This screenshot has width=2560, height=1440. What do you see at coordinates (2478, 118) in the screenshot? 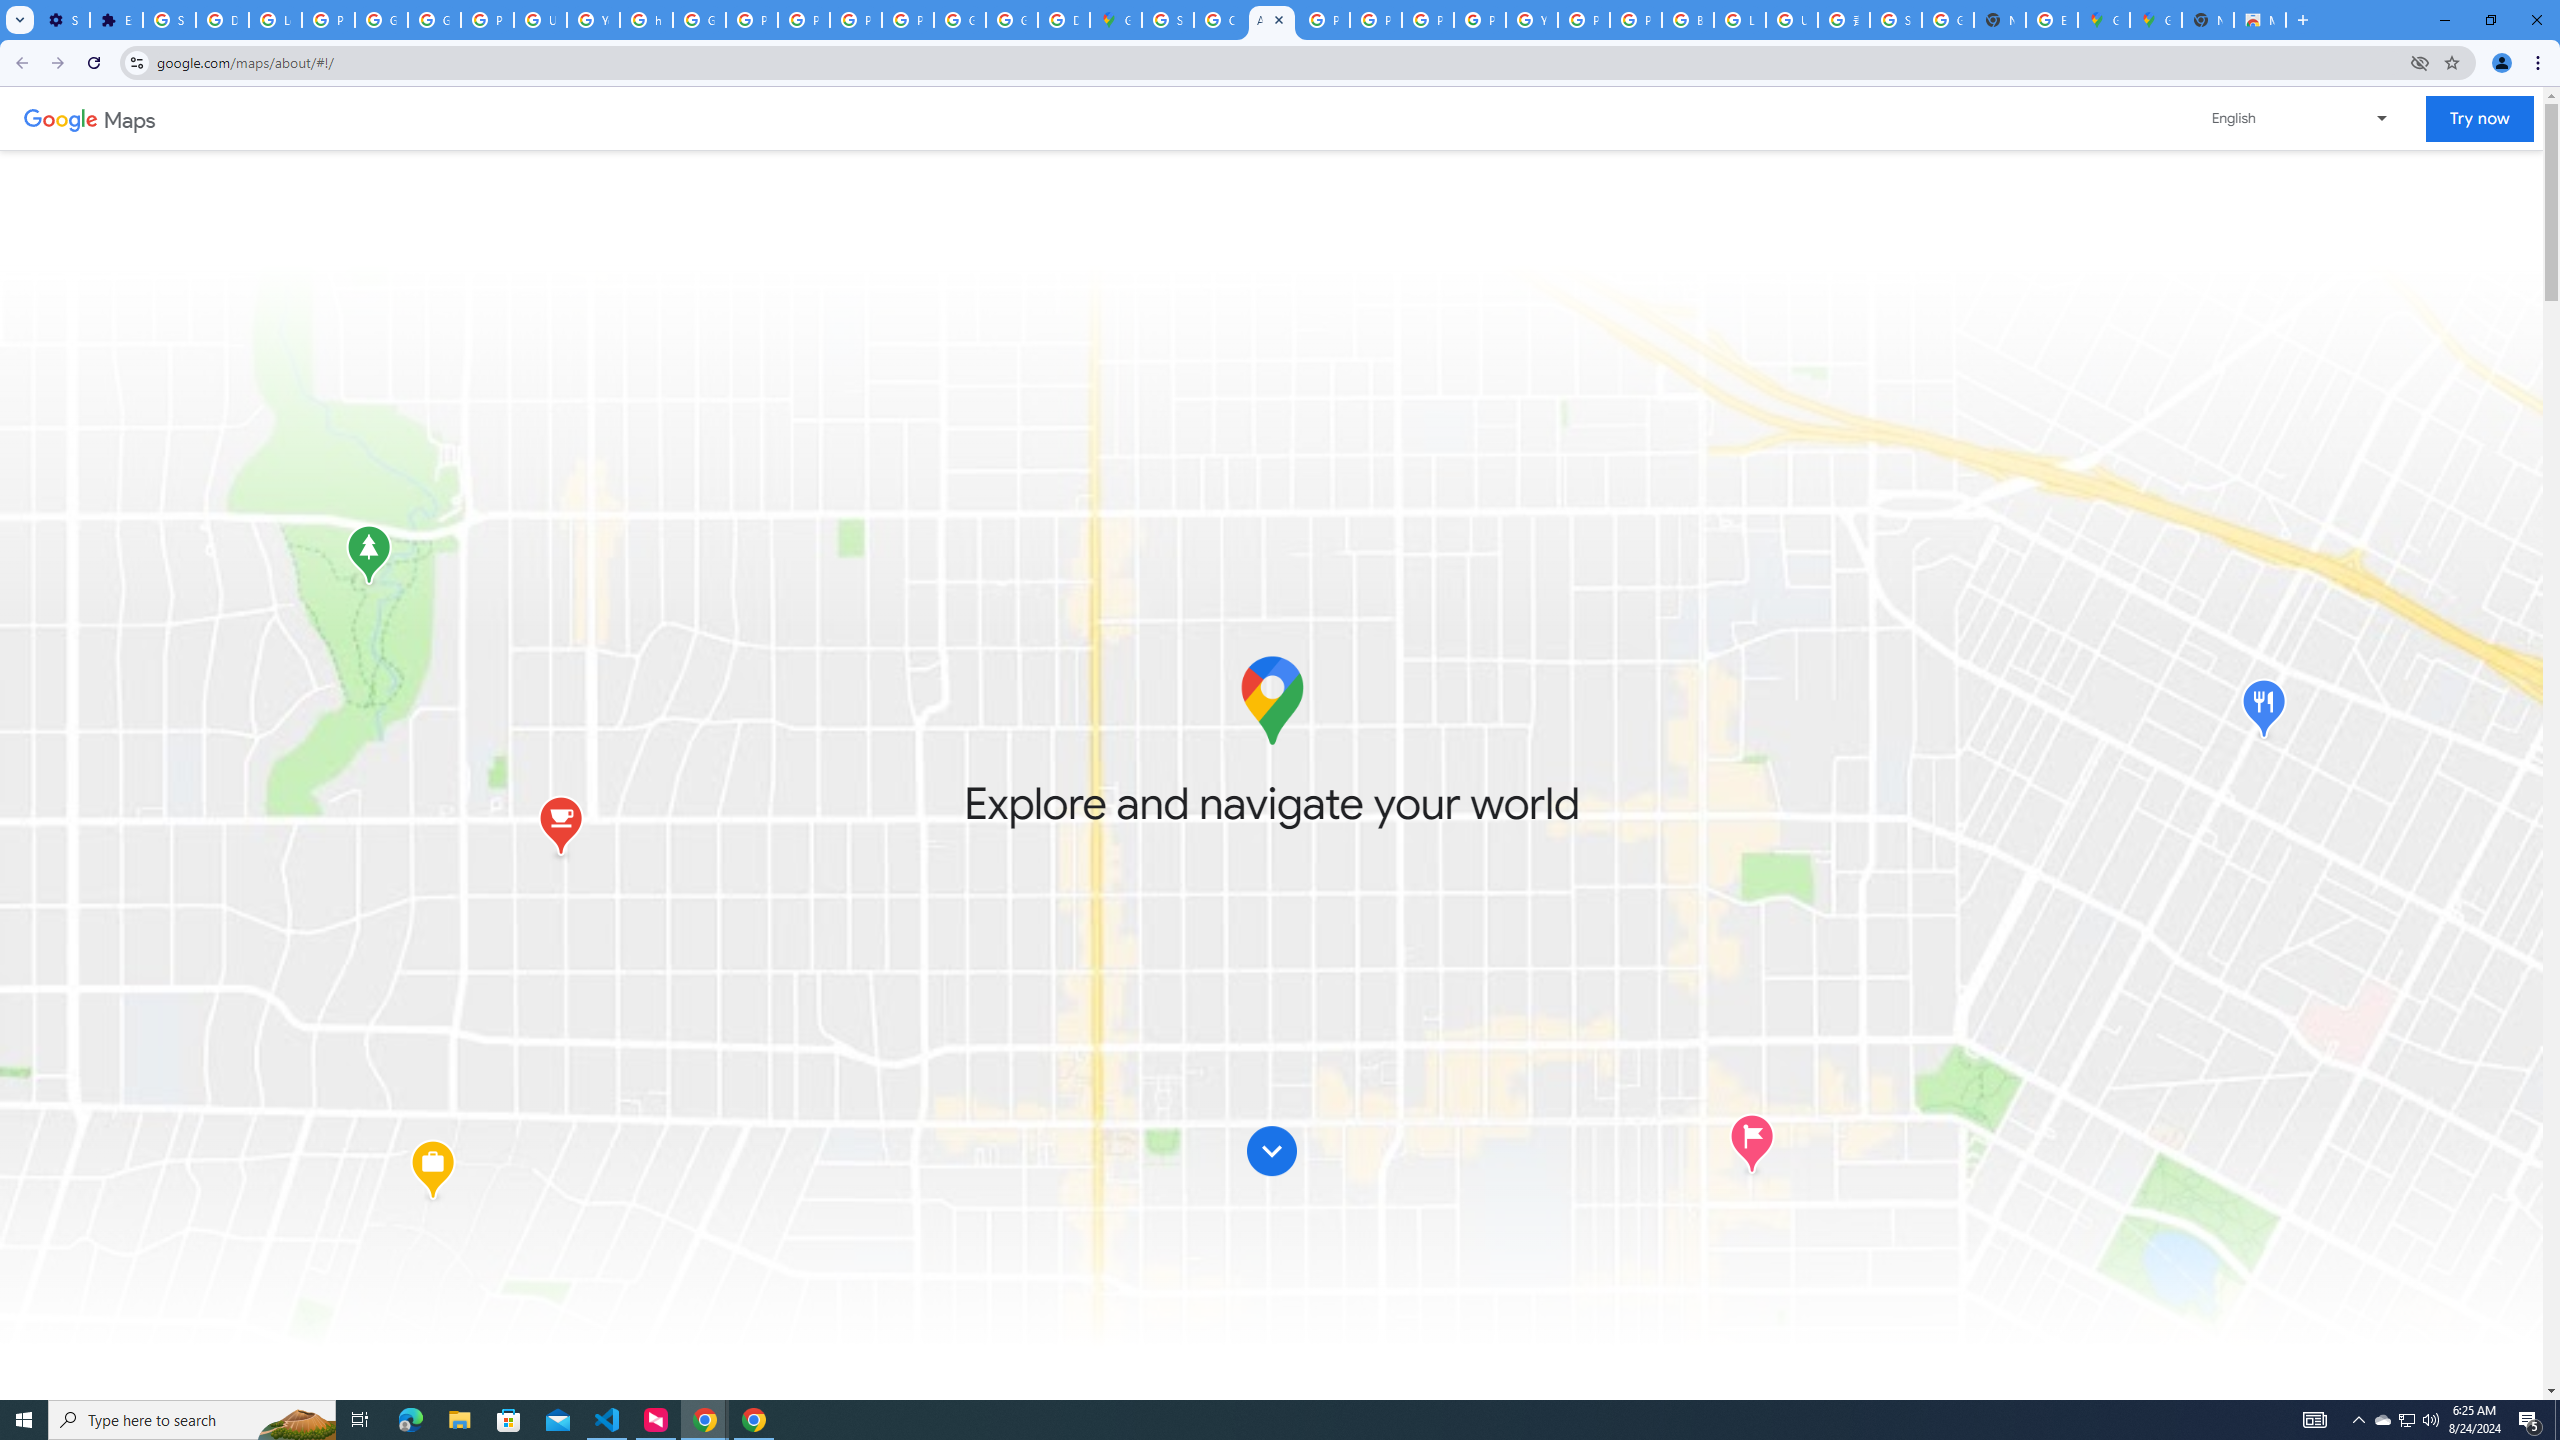
I see `'Try now'` at bounding box center [2478, 118].